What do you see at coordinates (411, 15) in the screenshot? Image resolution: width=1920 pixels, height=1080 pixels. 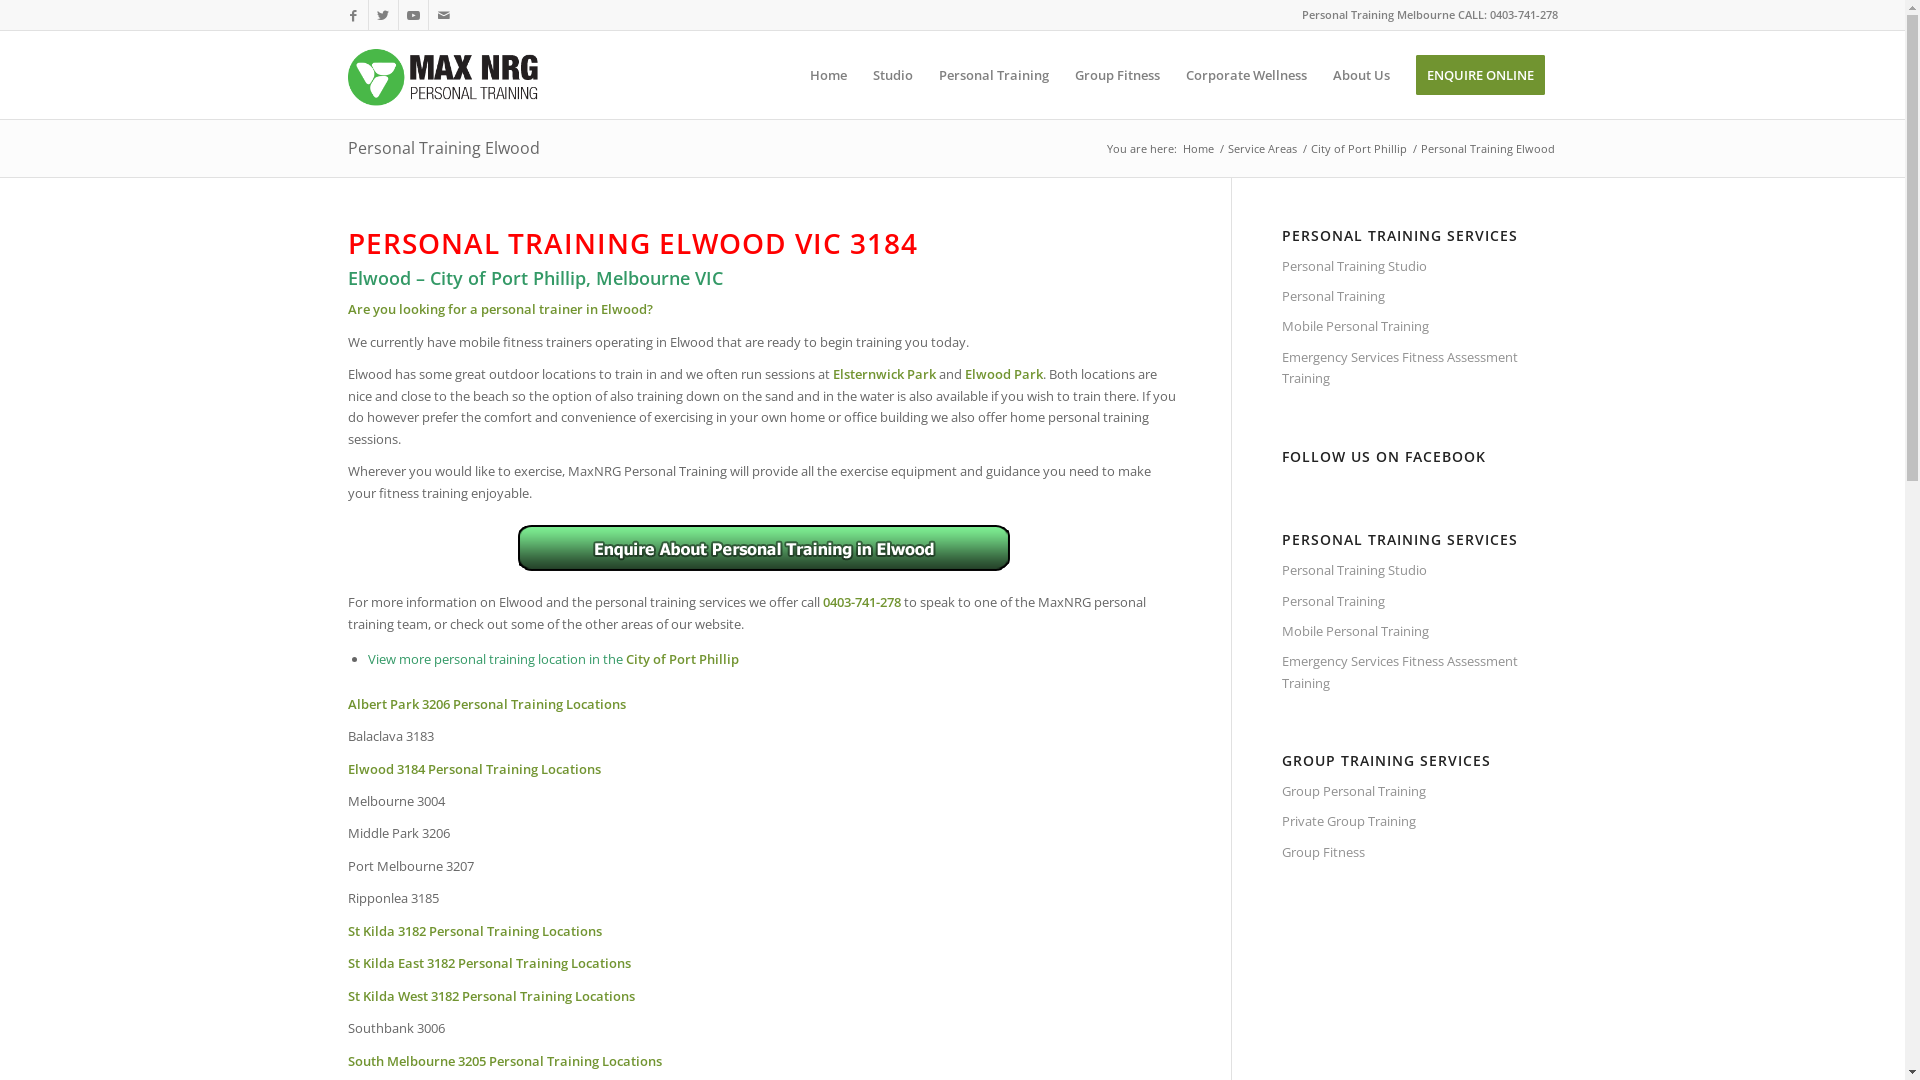 I see `'Youtube'` at bounding box center [411, 15].